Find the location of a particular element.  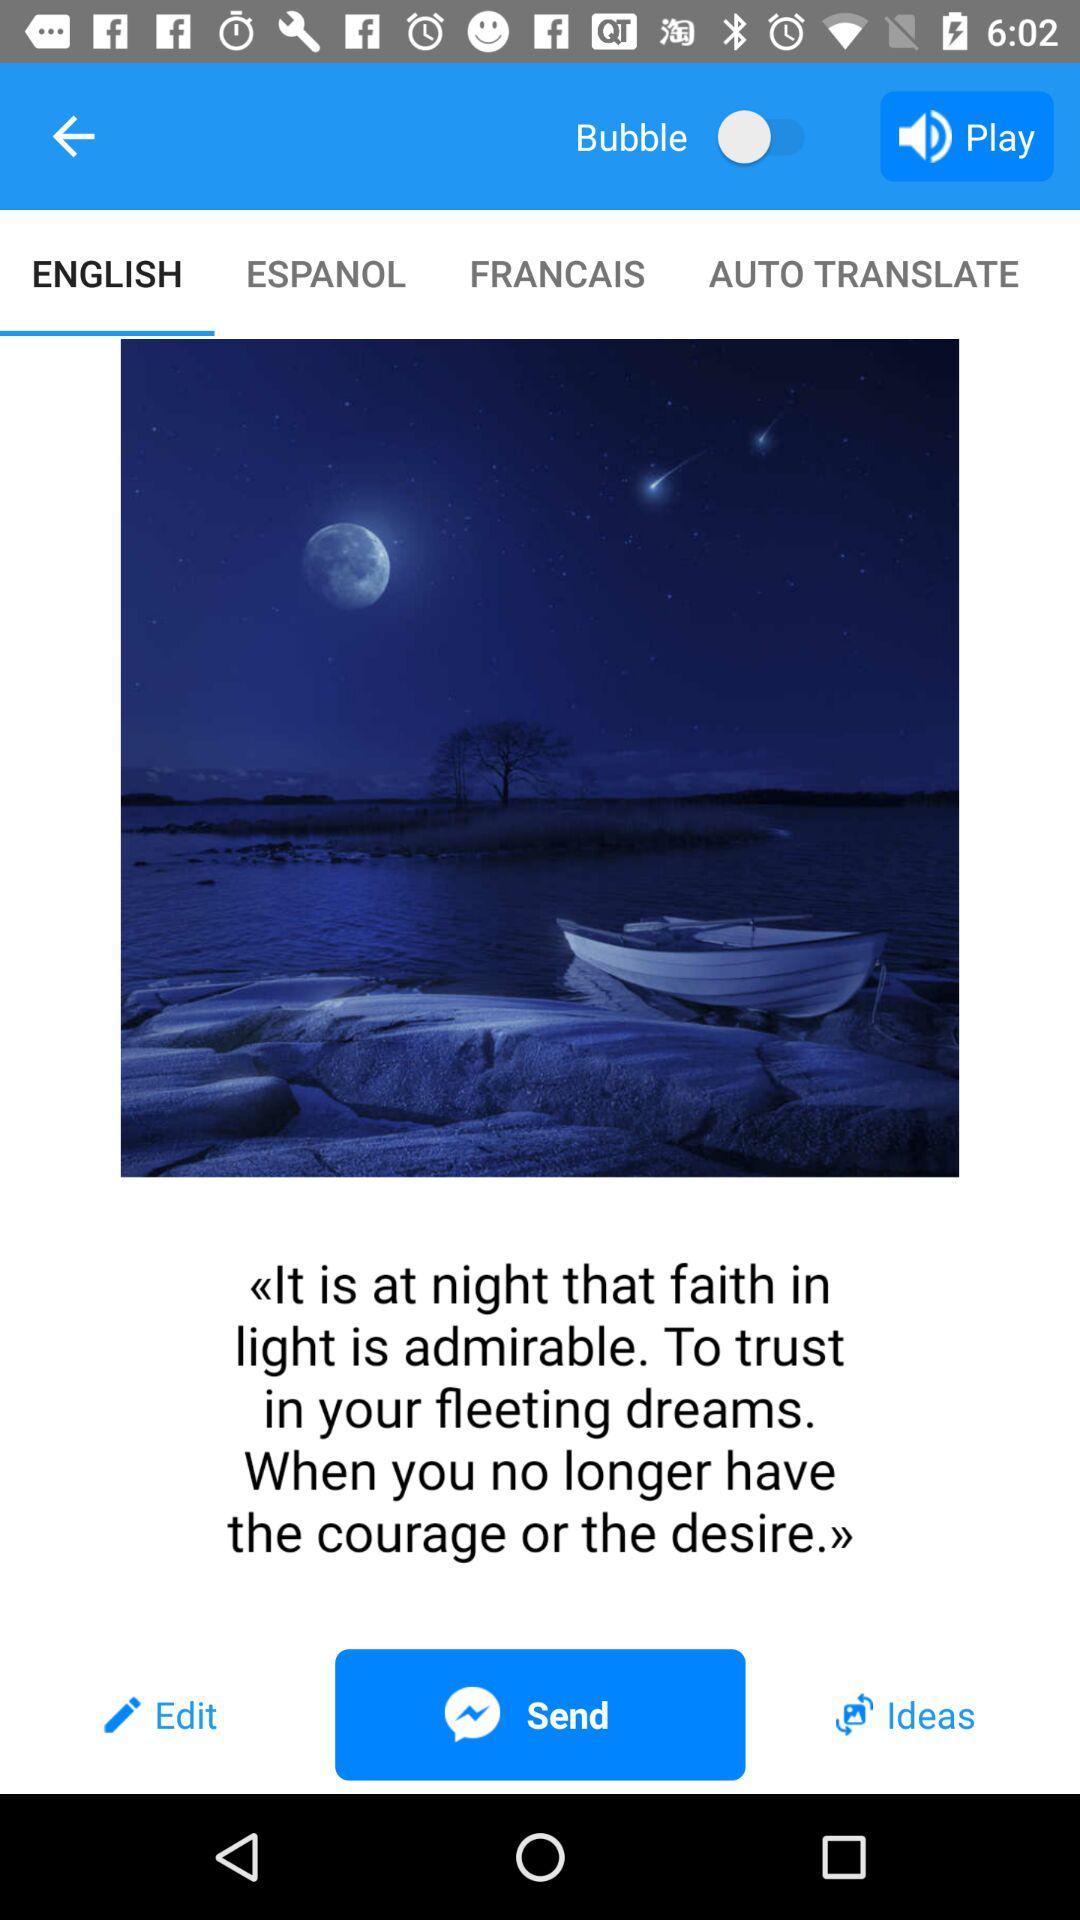

item above english icon is located at coordinates (72, 135).